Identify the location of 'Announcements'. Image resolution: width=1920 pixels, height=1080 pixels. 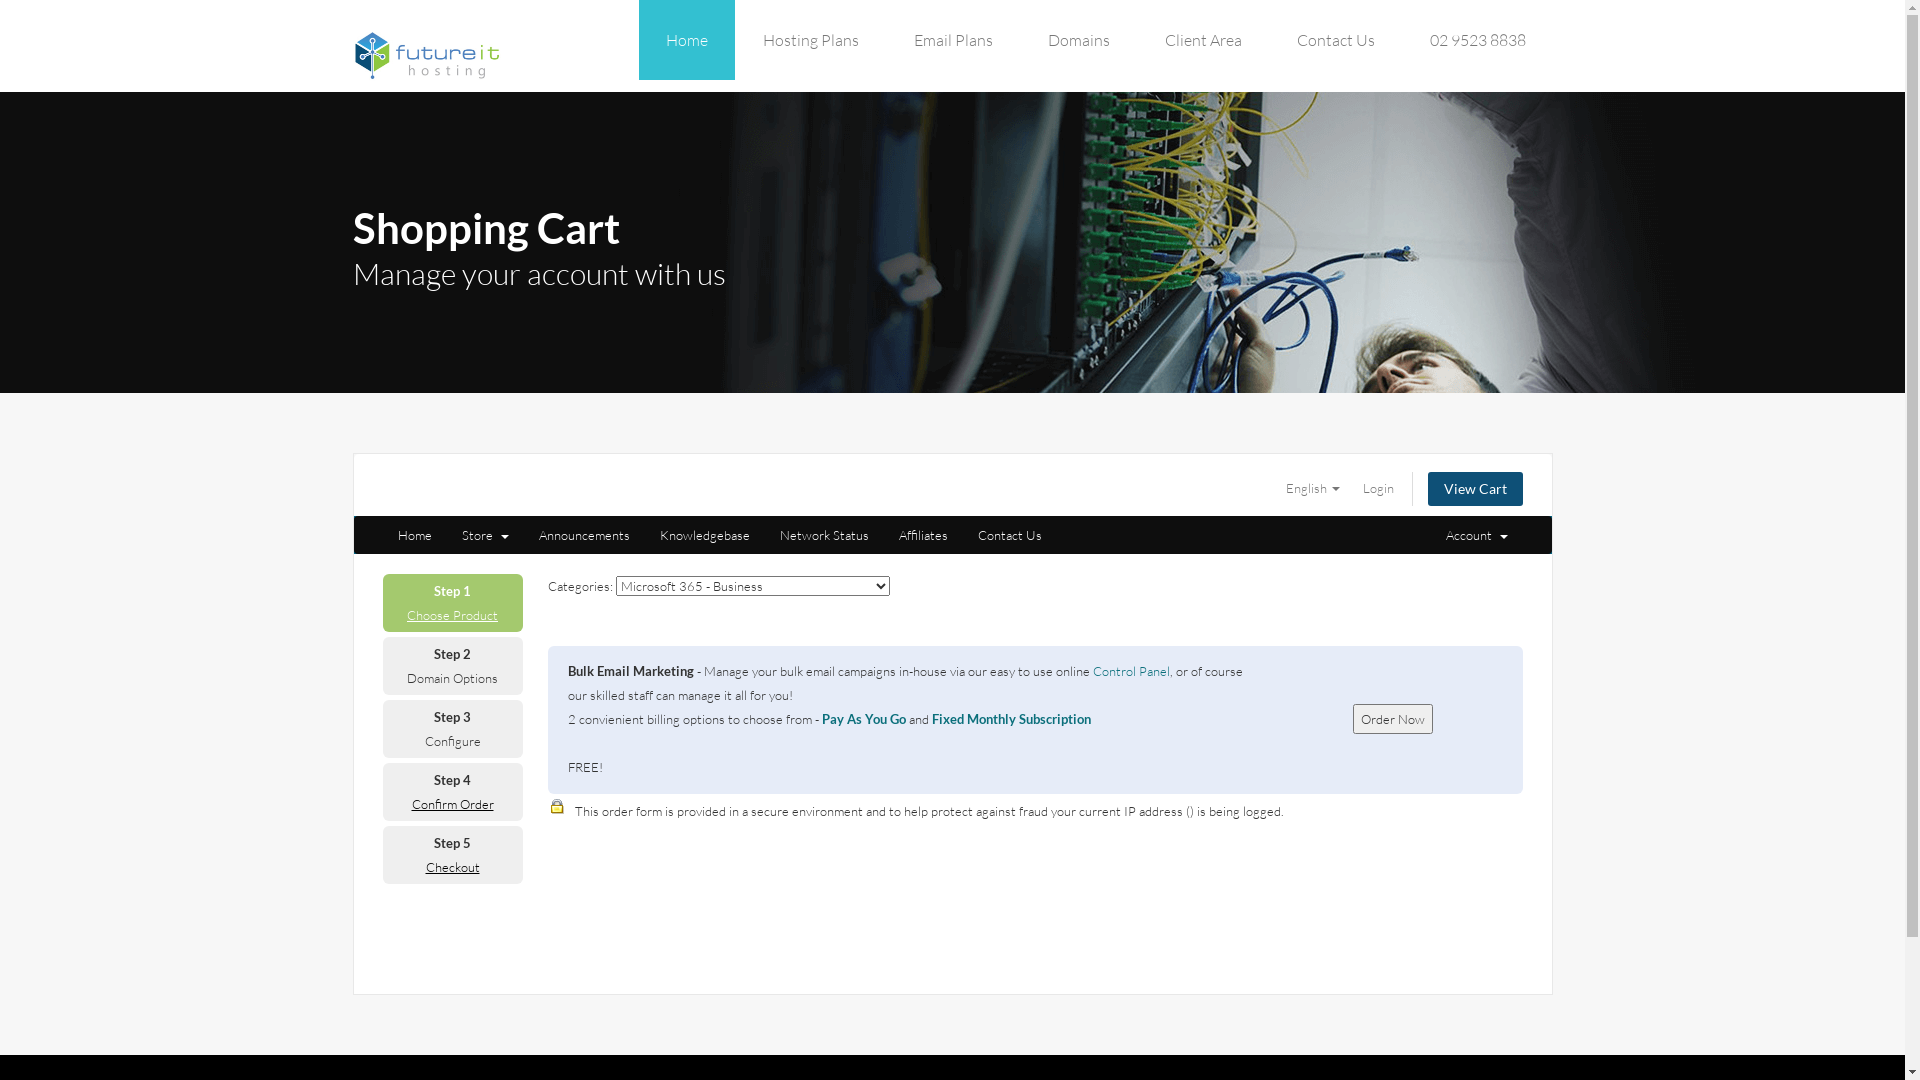
(583, 534).